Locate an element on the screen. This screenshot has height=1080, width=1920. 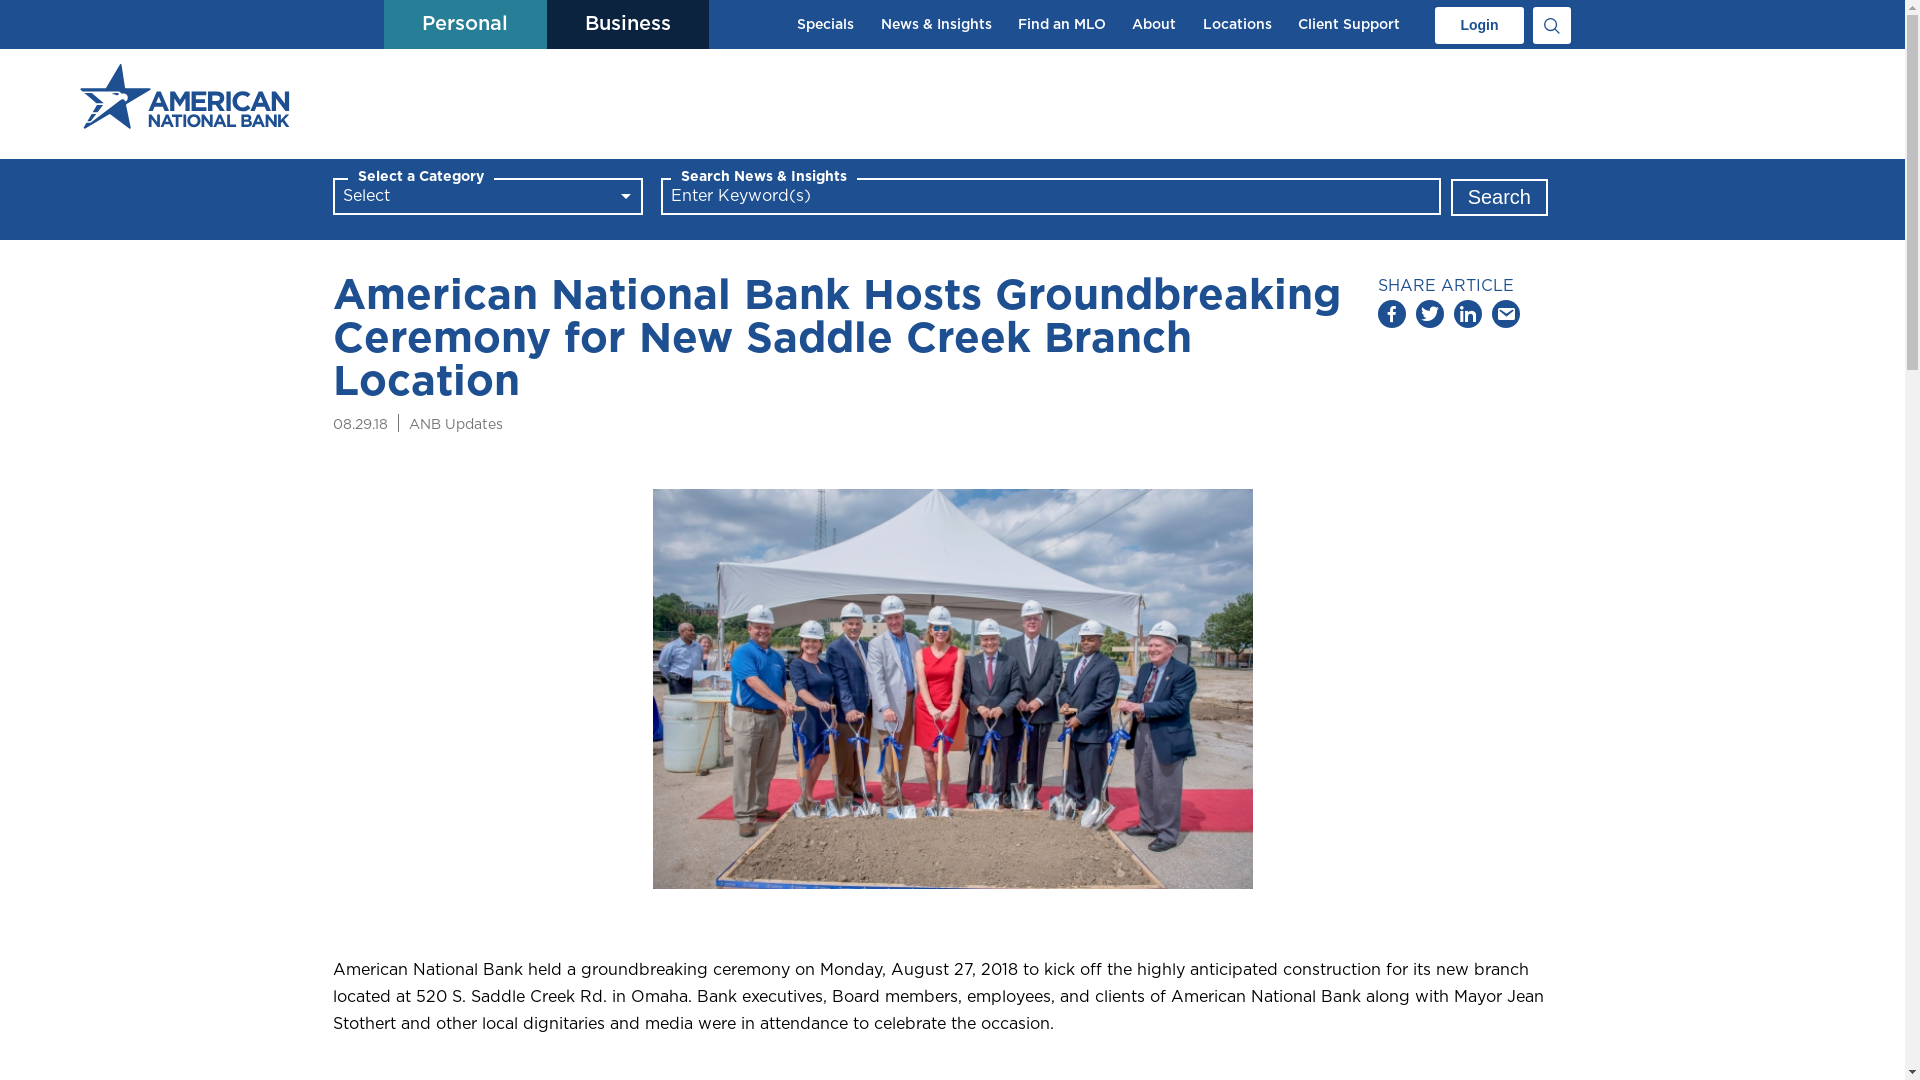
'Login' is located at coordinates (1478, 25).